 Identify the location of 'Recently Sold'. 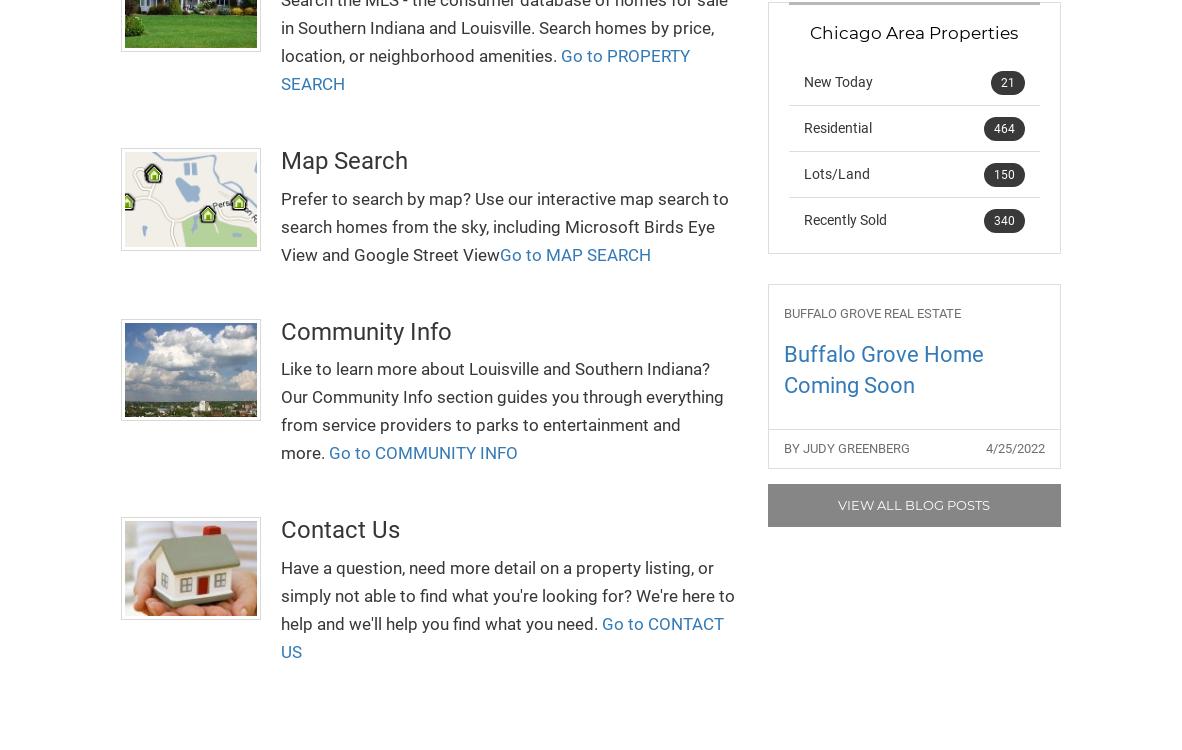
(843, 218).